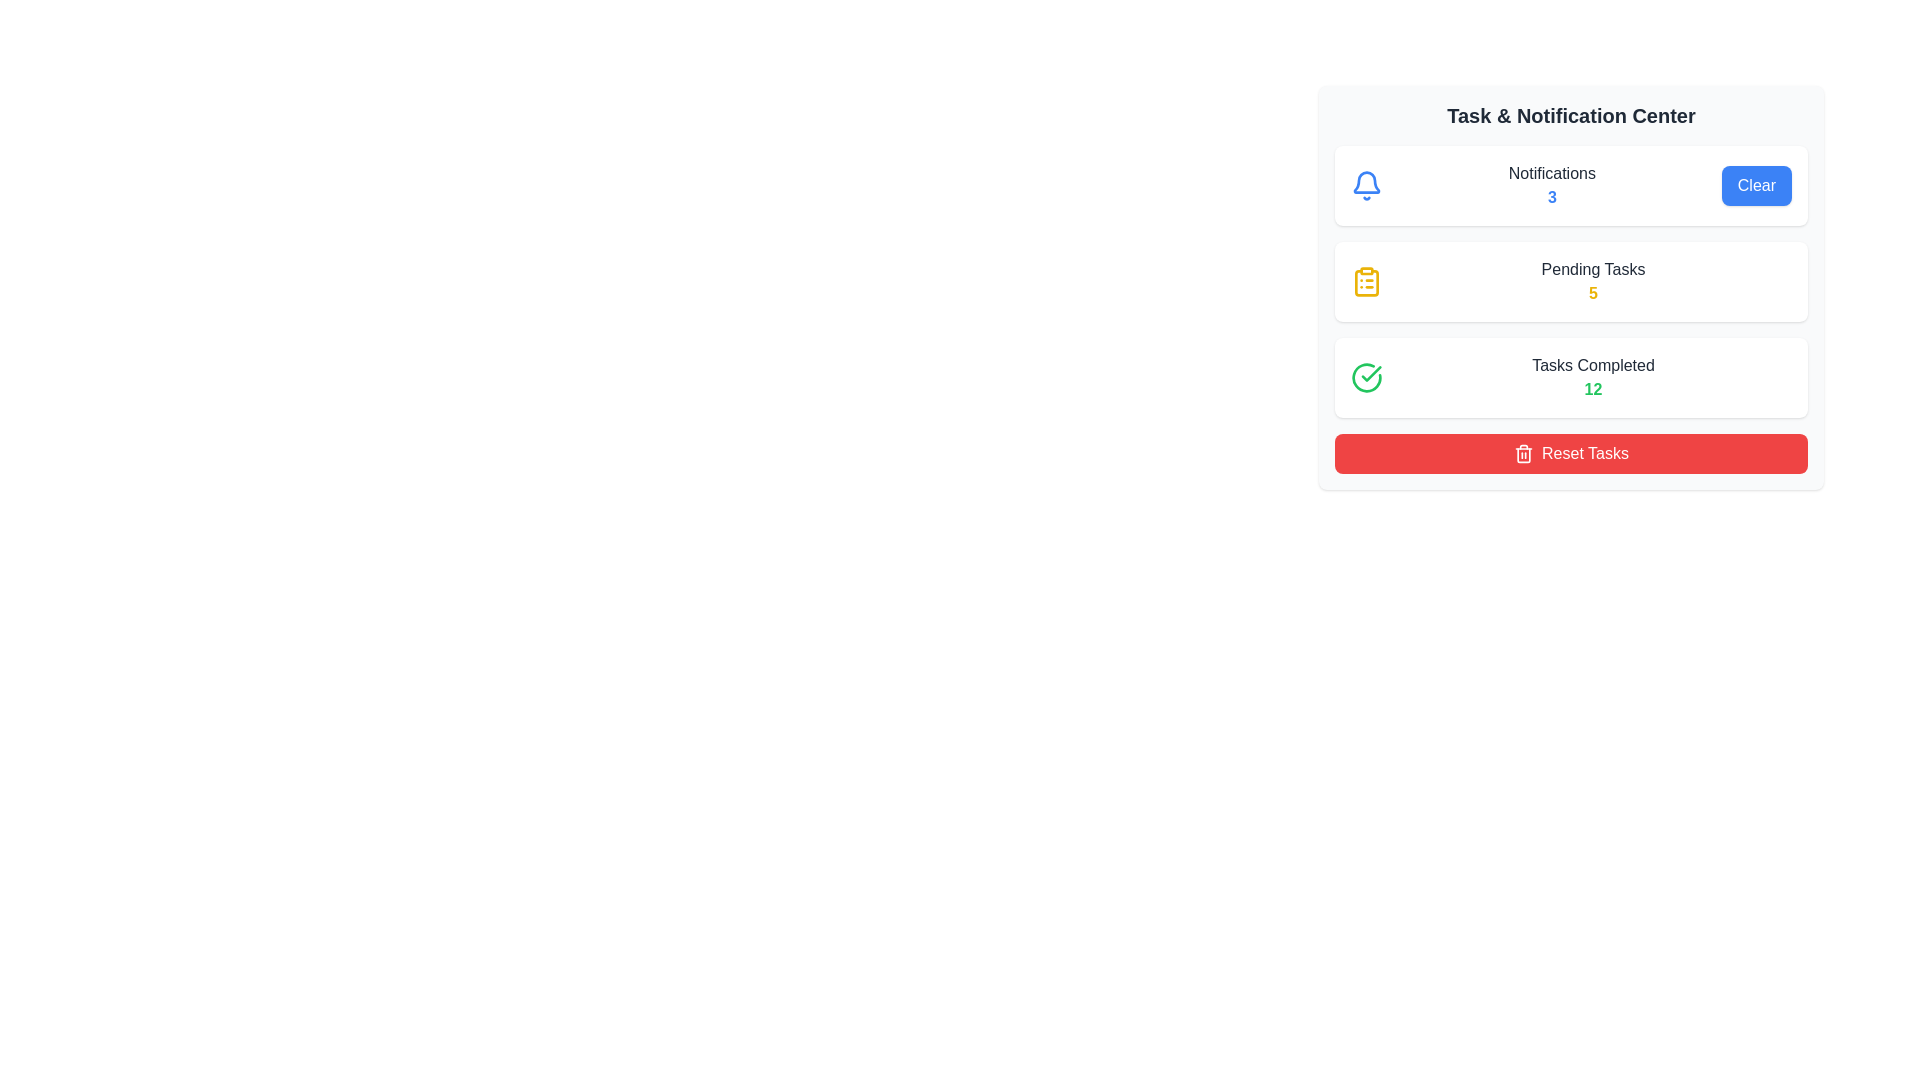 Image resolution: width=1920 pixels, height=1080 pixels. Describe the element at coordinates (1592, 293) in the screenshot. I see `the numeric character '5' displayed in bold yellow font, located immediately after the phrase 'Pending Tasks'` at that location.